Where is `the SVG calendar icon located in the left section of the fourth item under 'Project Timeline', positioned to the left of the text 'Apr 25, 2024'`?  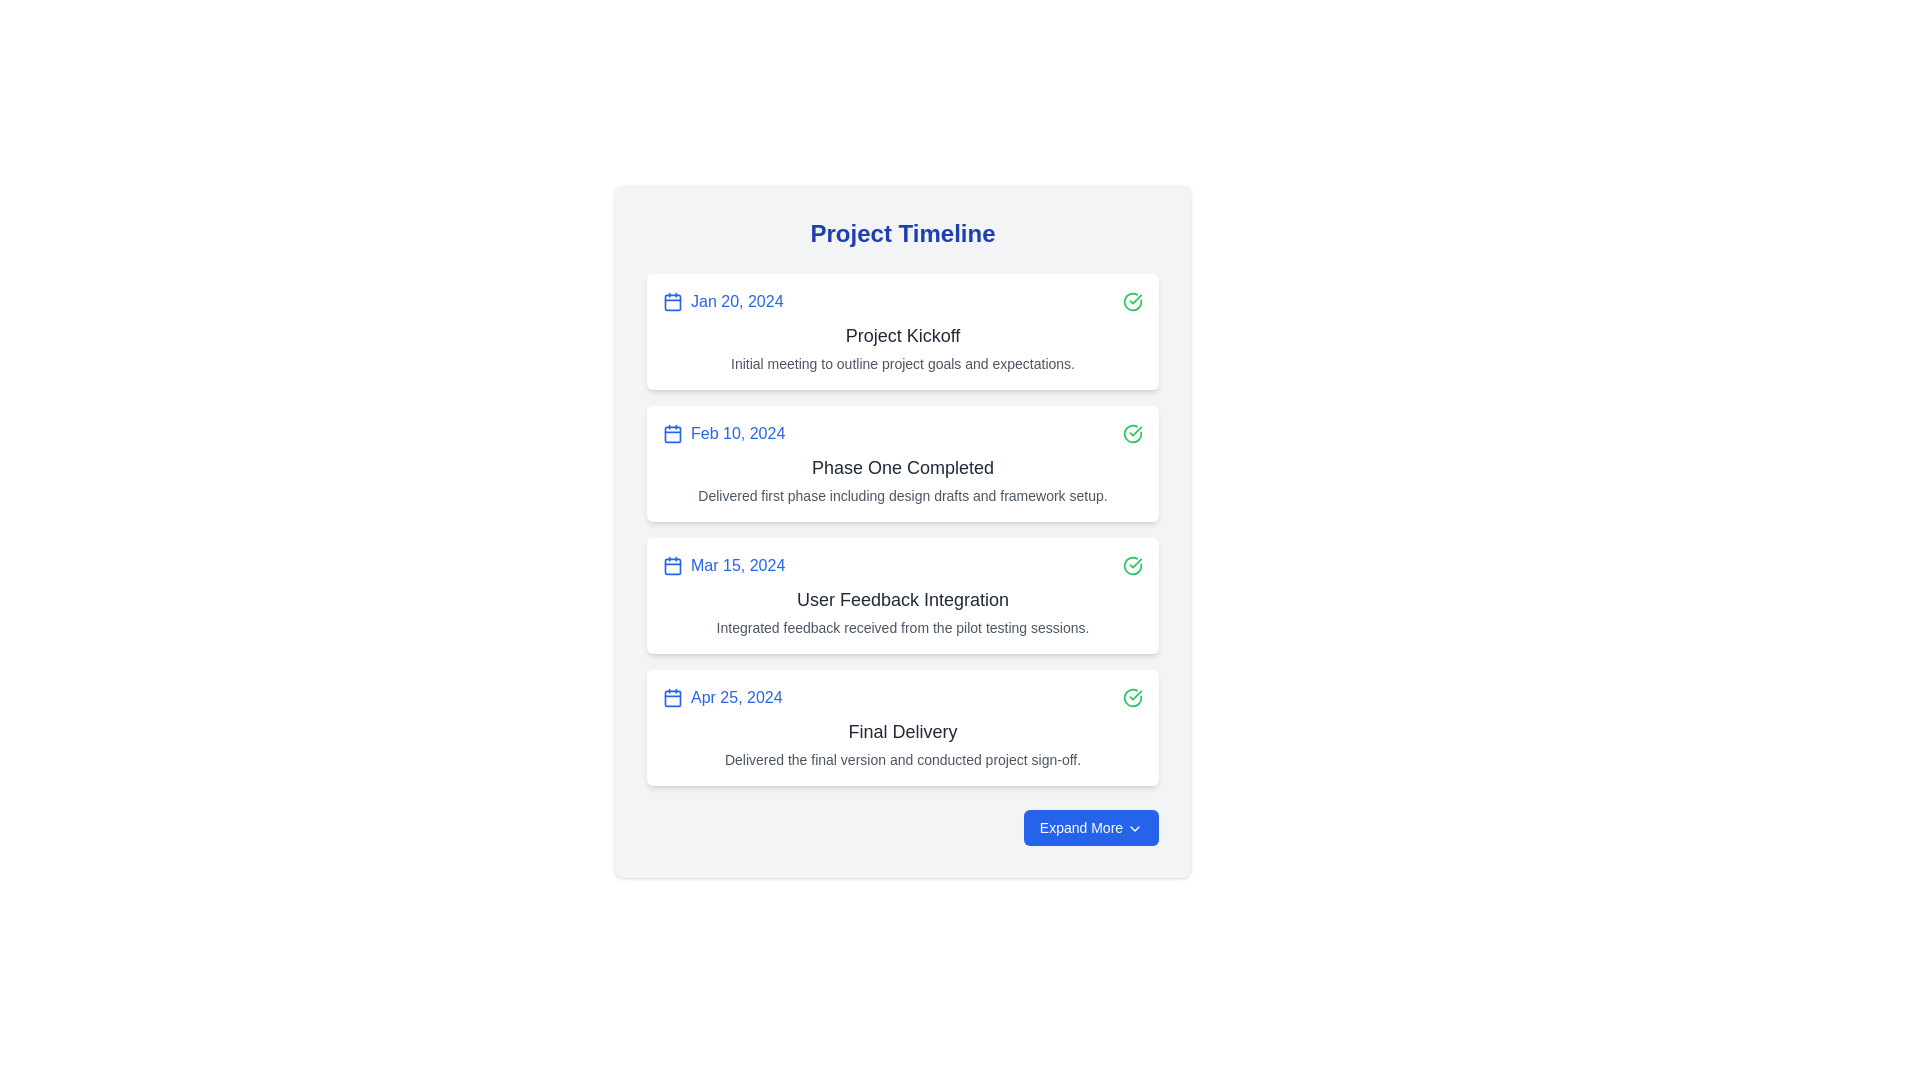
the SVG calendar icon located in the left section of the fourth item under 'Project Timeline', positioned to the left of the text 'Apr 25, 2024' is located at coordinates (672, 697).